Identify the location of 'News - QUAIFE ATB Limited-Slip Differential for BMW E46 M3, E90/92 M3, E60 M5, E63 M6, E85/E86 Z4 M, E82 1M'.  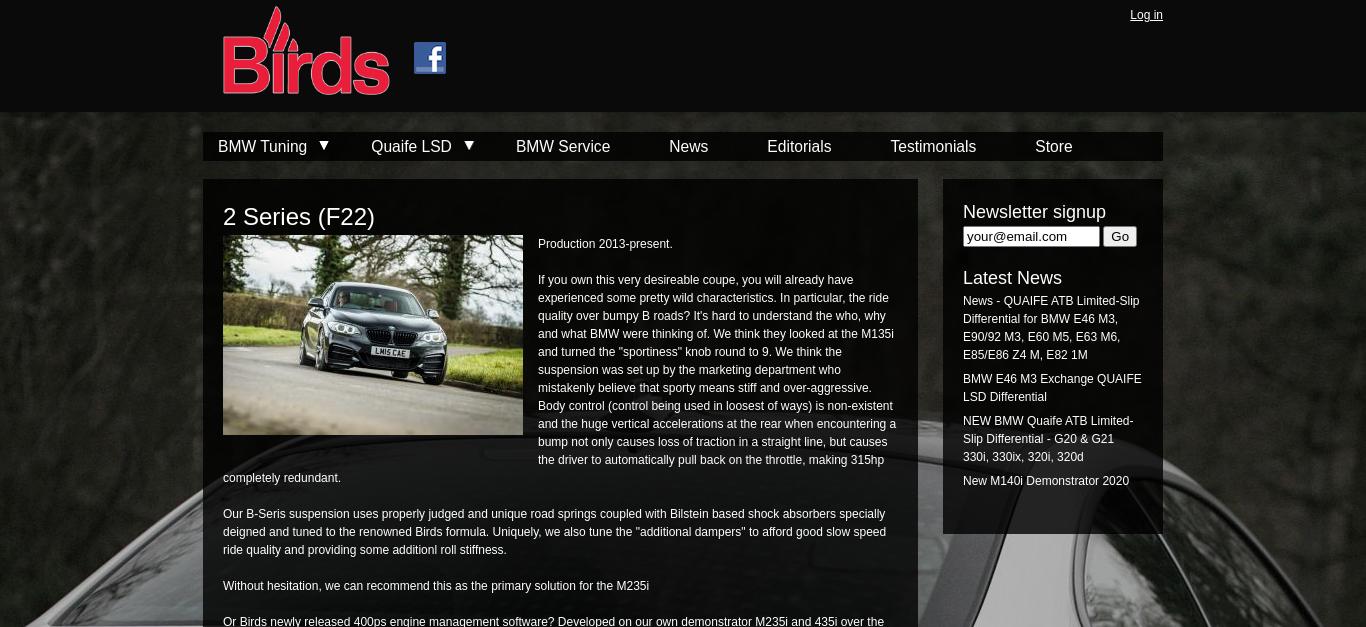
(1050, 327).